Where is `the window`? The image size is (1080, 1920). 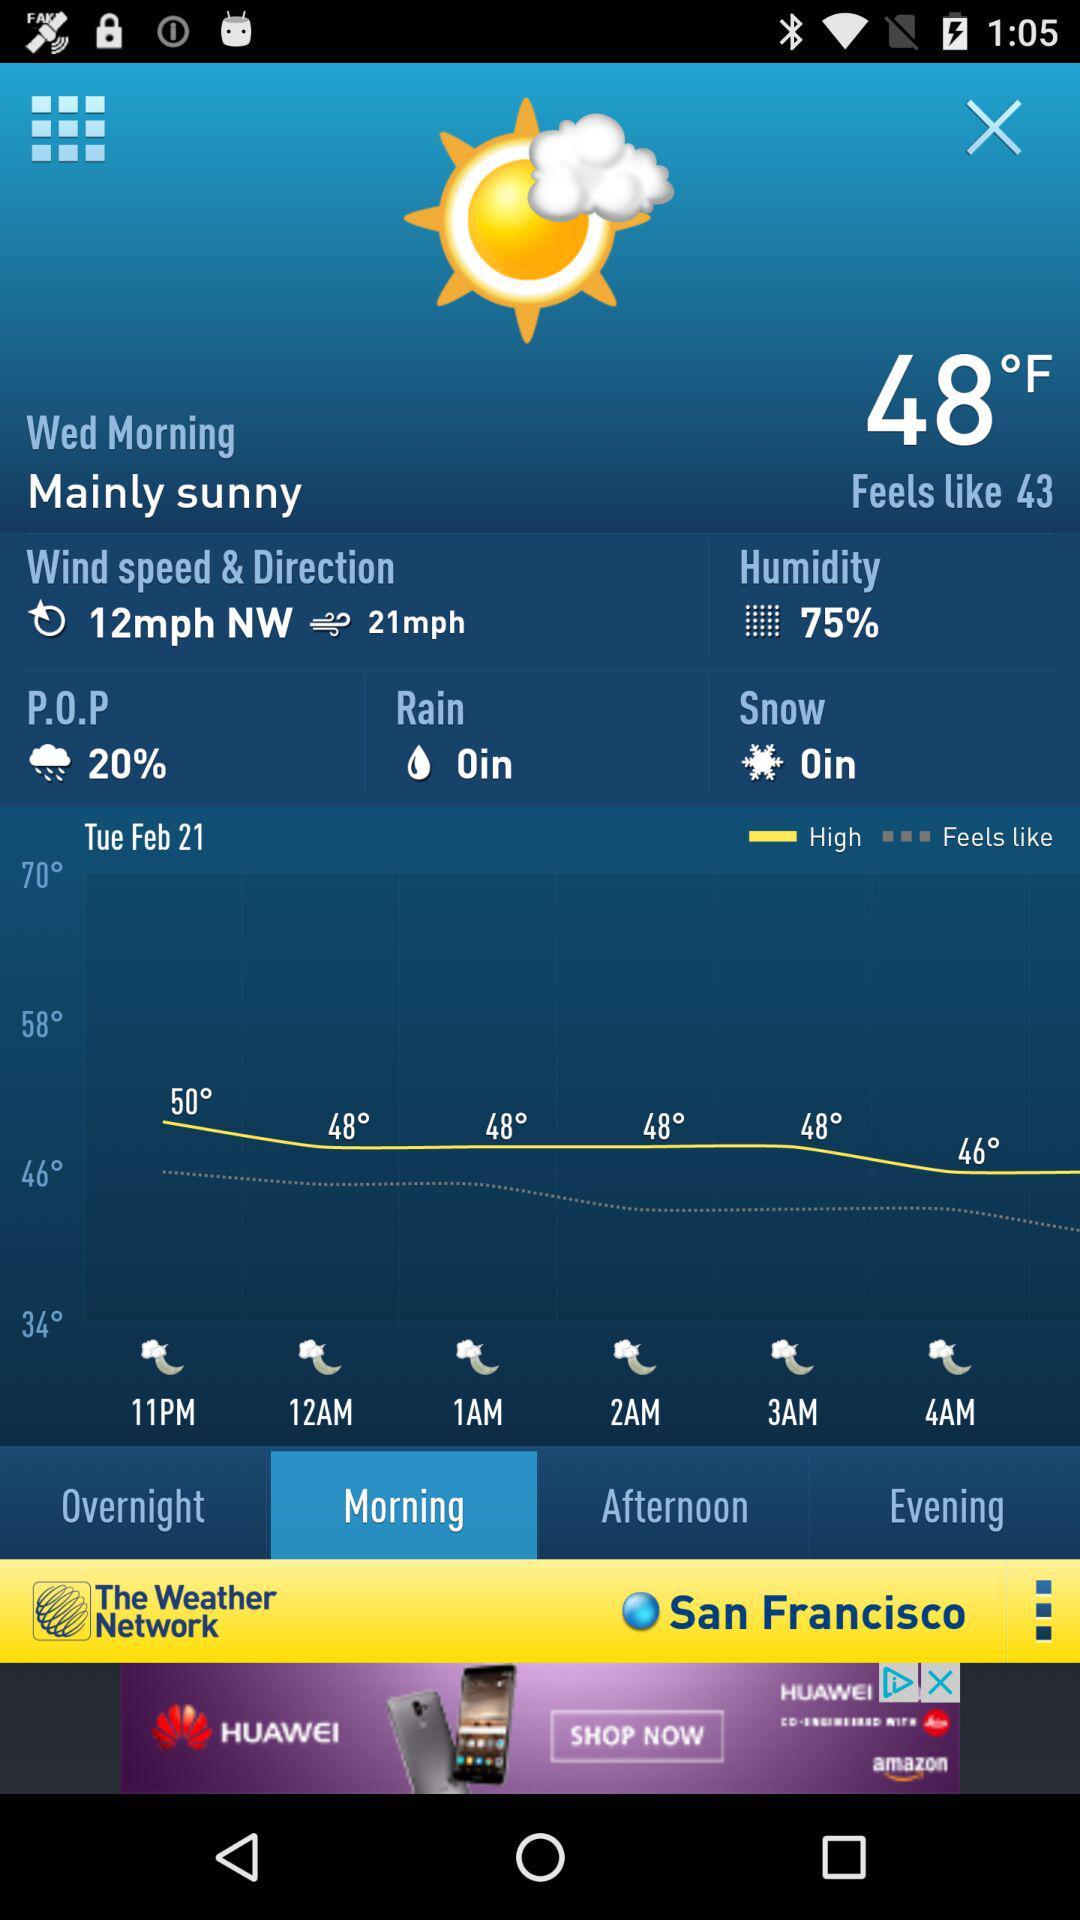 the window is located at coordinates (1006, 126).